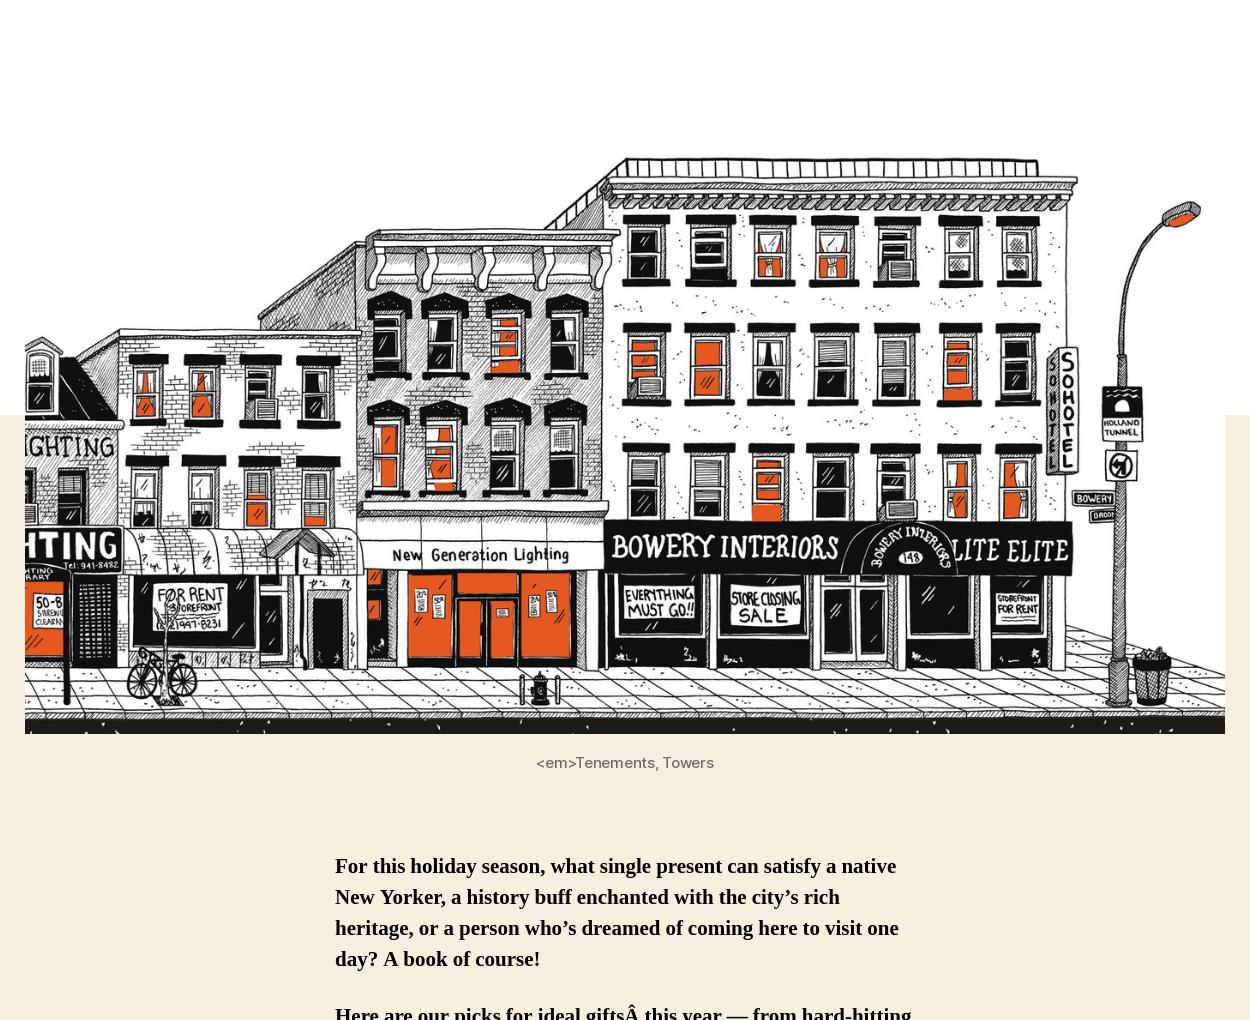  What do you see at coordinates (278, 460) in the screenshot?
I see `'Sign up for our newsletter!'` at bounding box center [278, 460].